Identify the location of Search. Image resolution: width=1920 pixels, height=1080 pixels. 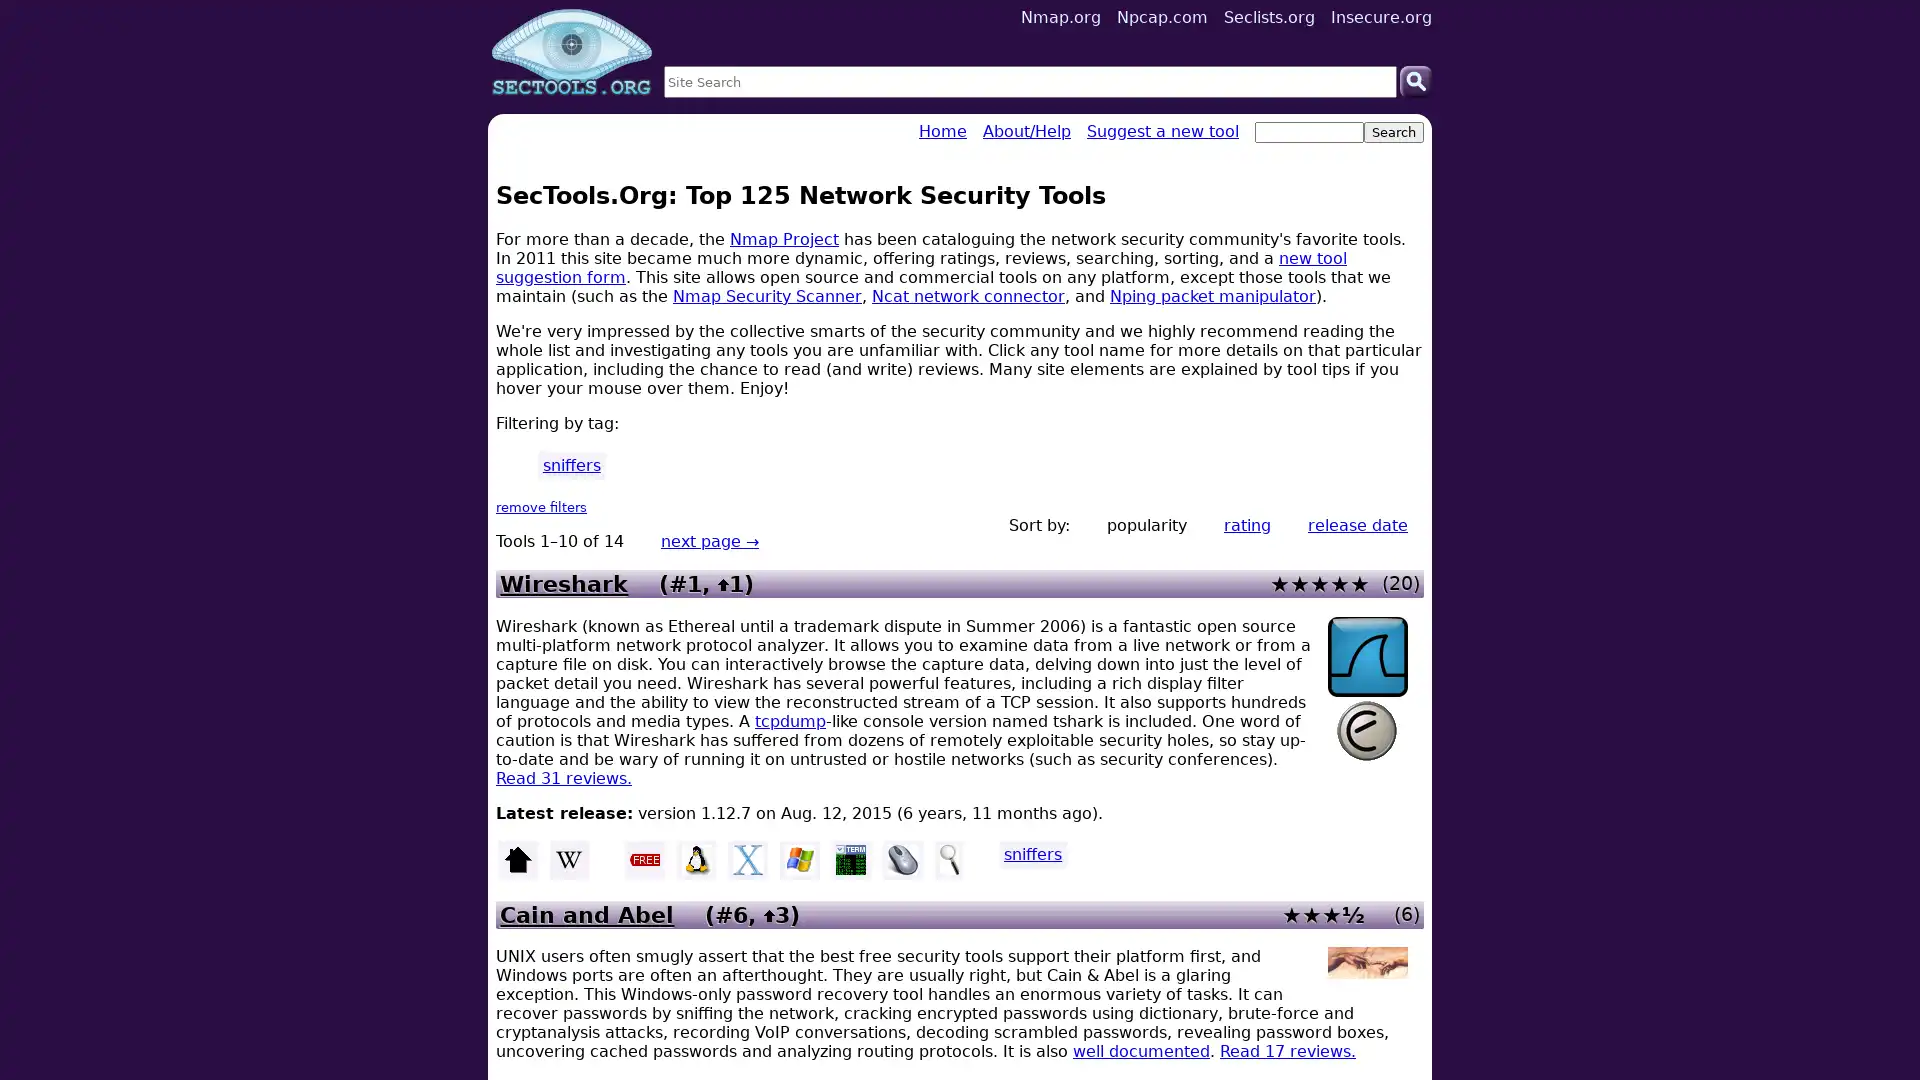
(1415, 80).